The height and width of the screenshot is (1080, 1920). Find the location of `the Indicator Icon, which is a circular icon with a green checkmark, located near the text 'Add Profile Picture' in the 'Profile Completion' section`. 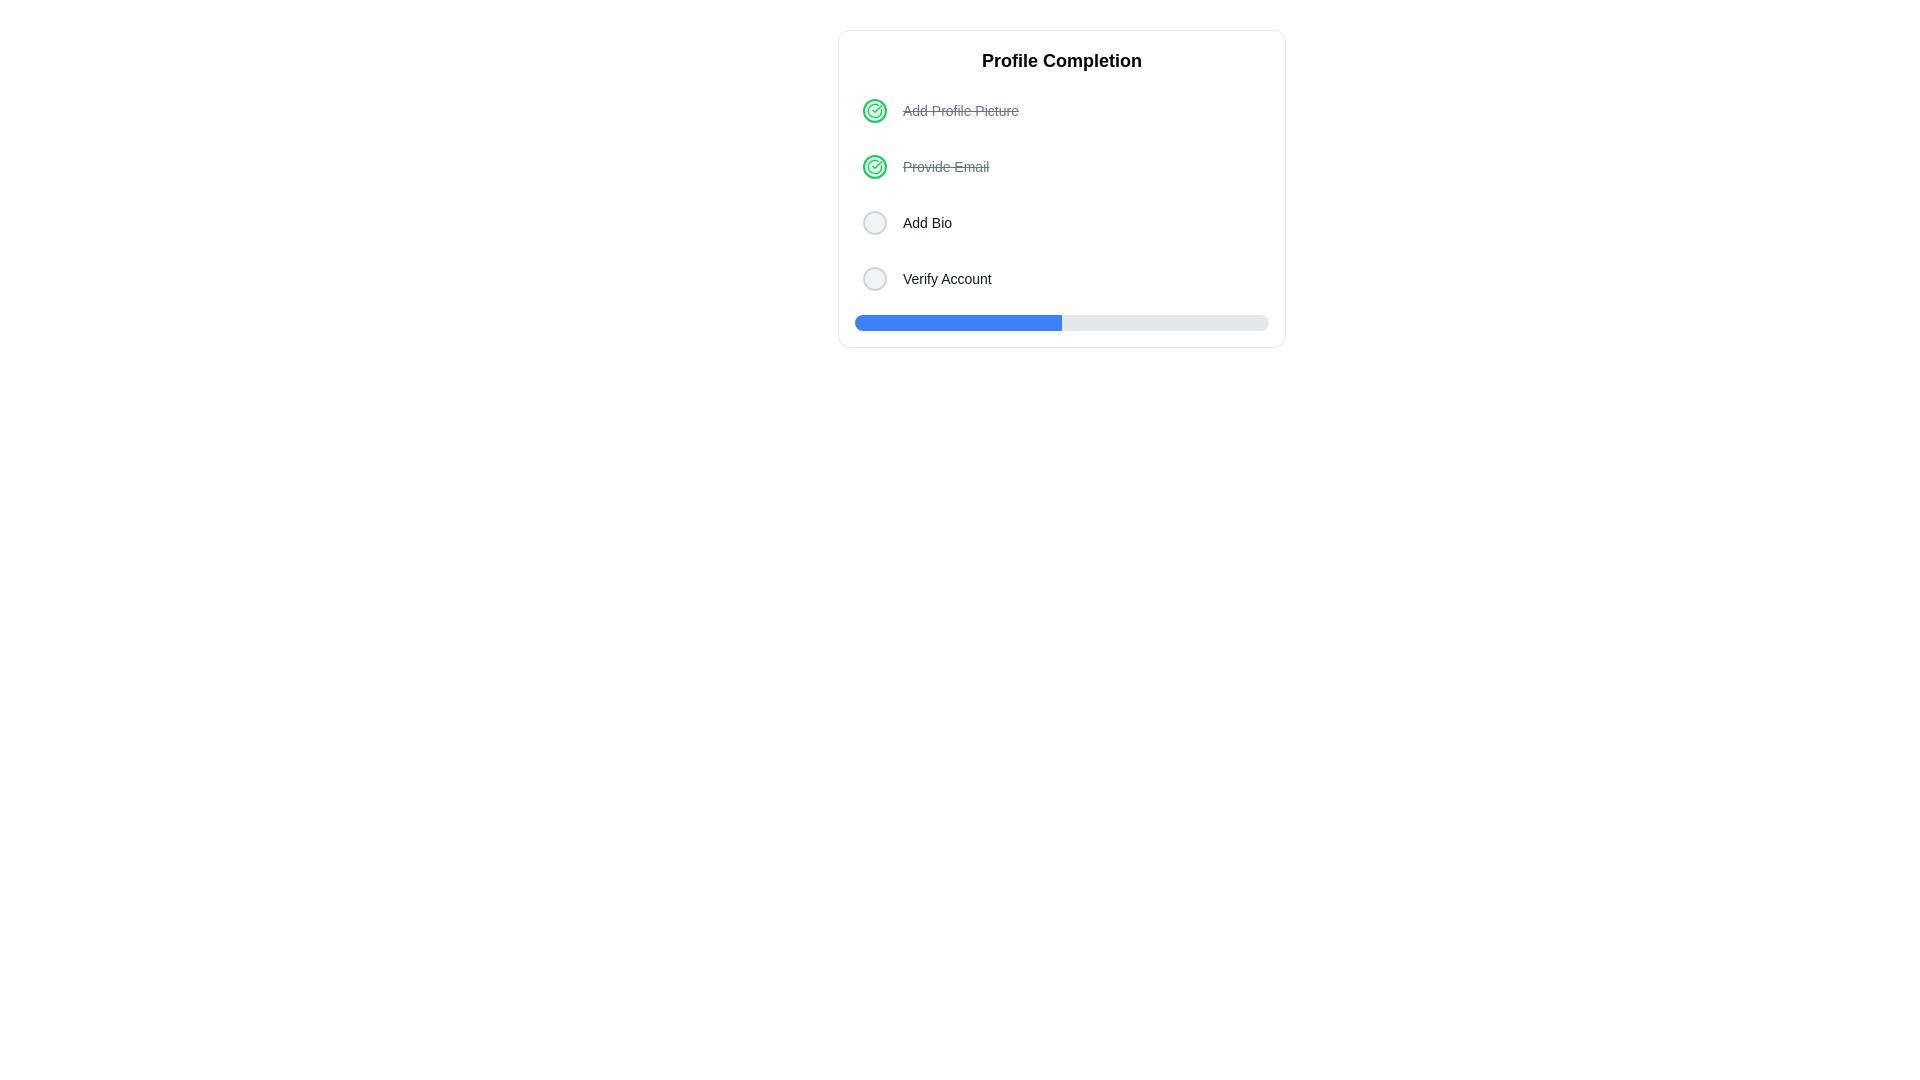

the Indicator Icon, which is a circular icon with a green checkmark, located near the text 'Add Profile Picture' in the 'Profile Completion' section is located at coordinates (874, 165).